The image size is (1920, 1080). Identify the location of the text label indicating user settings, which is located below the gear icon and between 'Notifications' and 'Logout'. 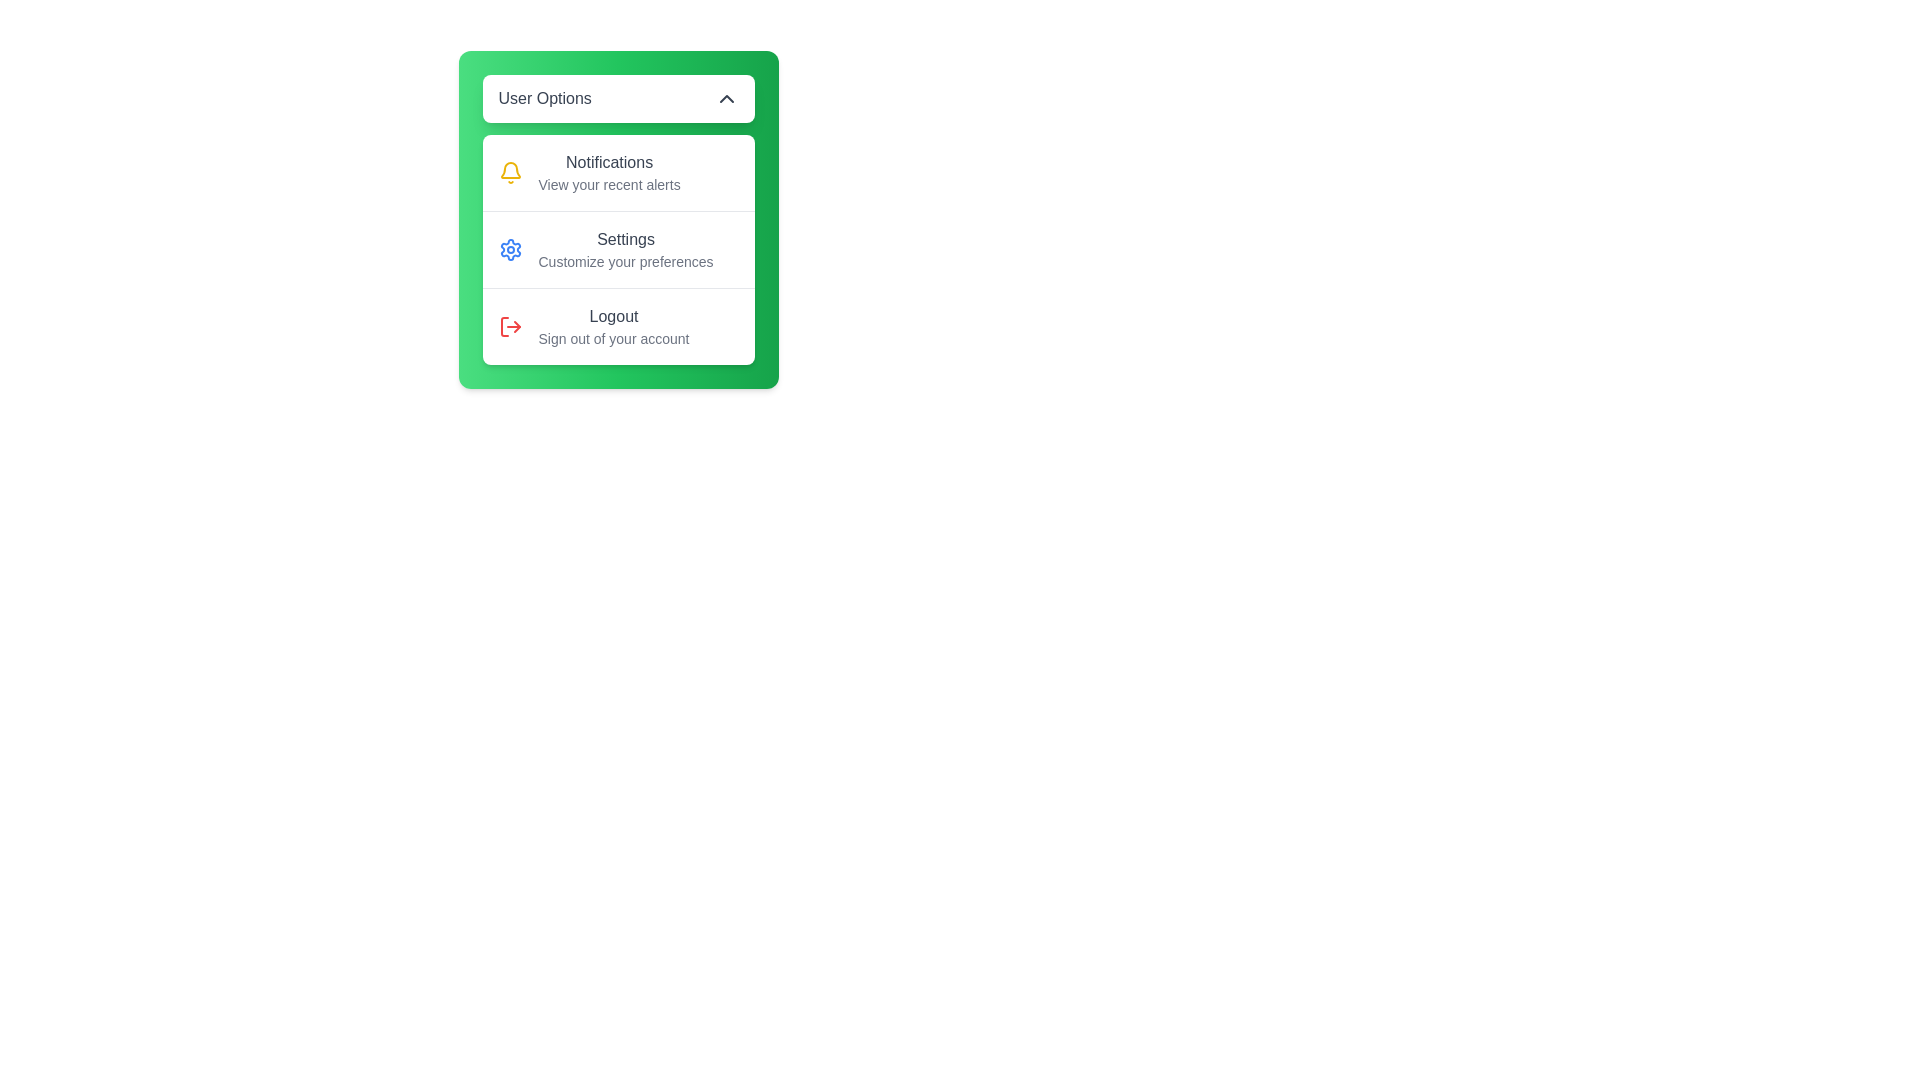
(625, 238).